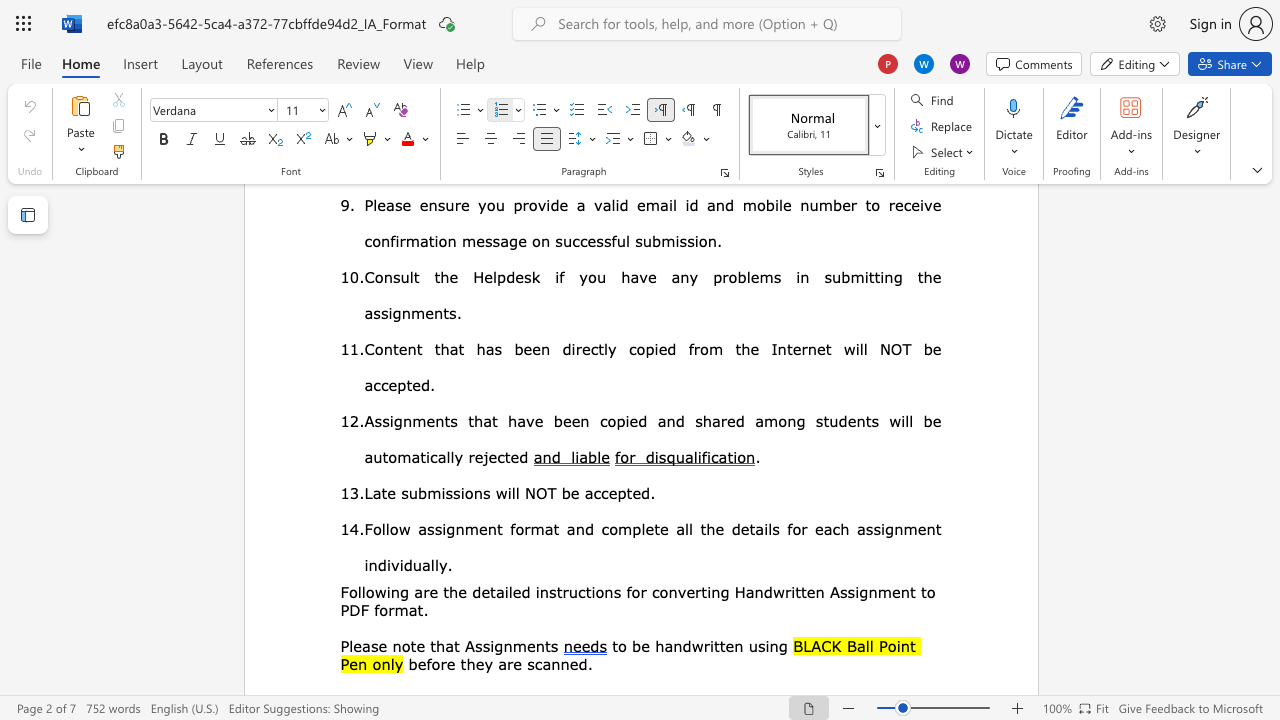 This screenshot has height=720, width=1280. What do you see at coordinates (574, 492) in the screenshot?
I see `the 2th character "e" in the text` at bounding box center [574, 492].